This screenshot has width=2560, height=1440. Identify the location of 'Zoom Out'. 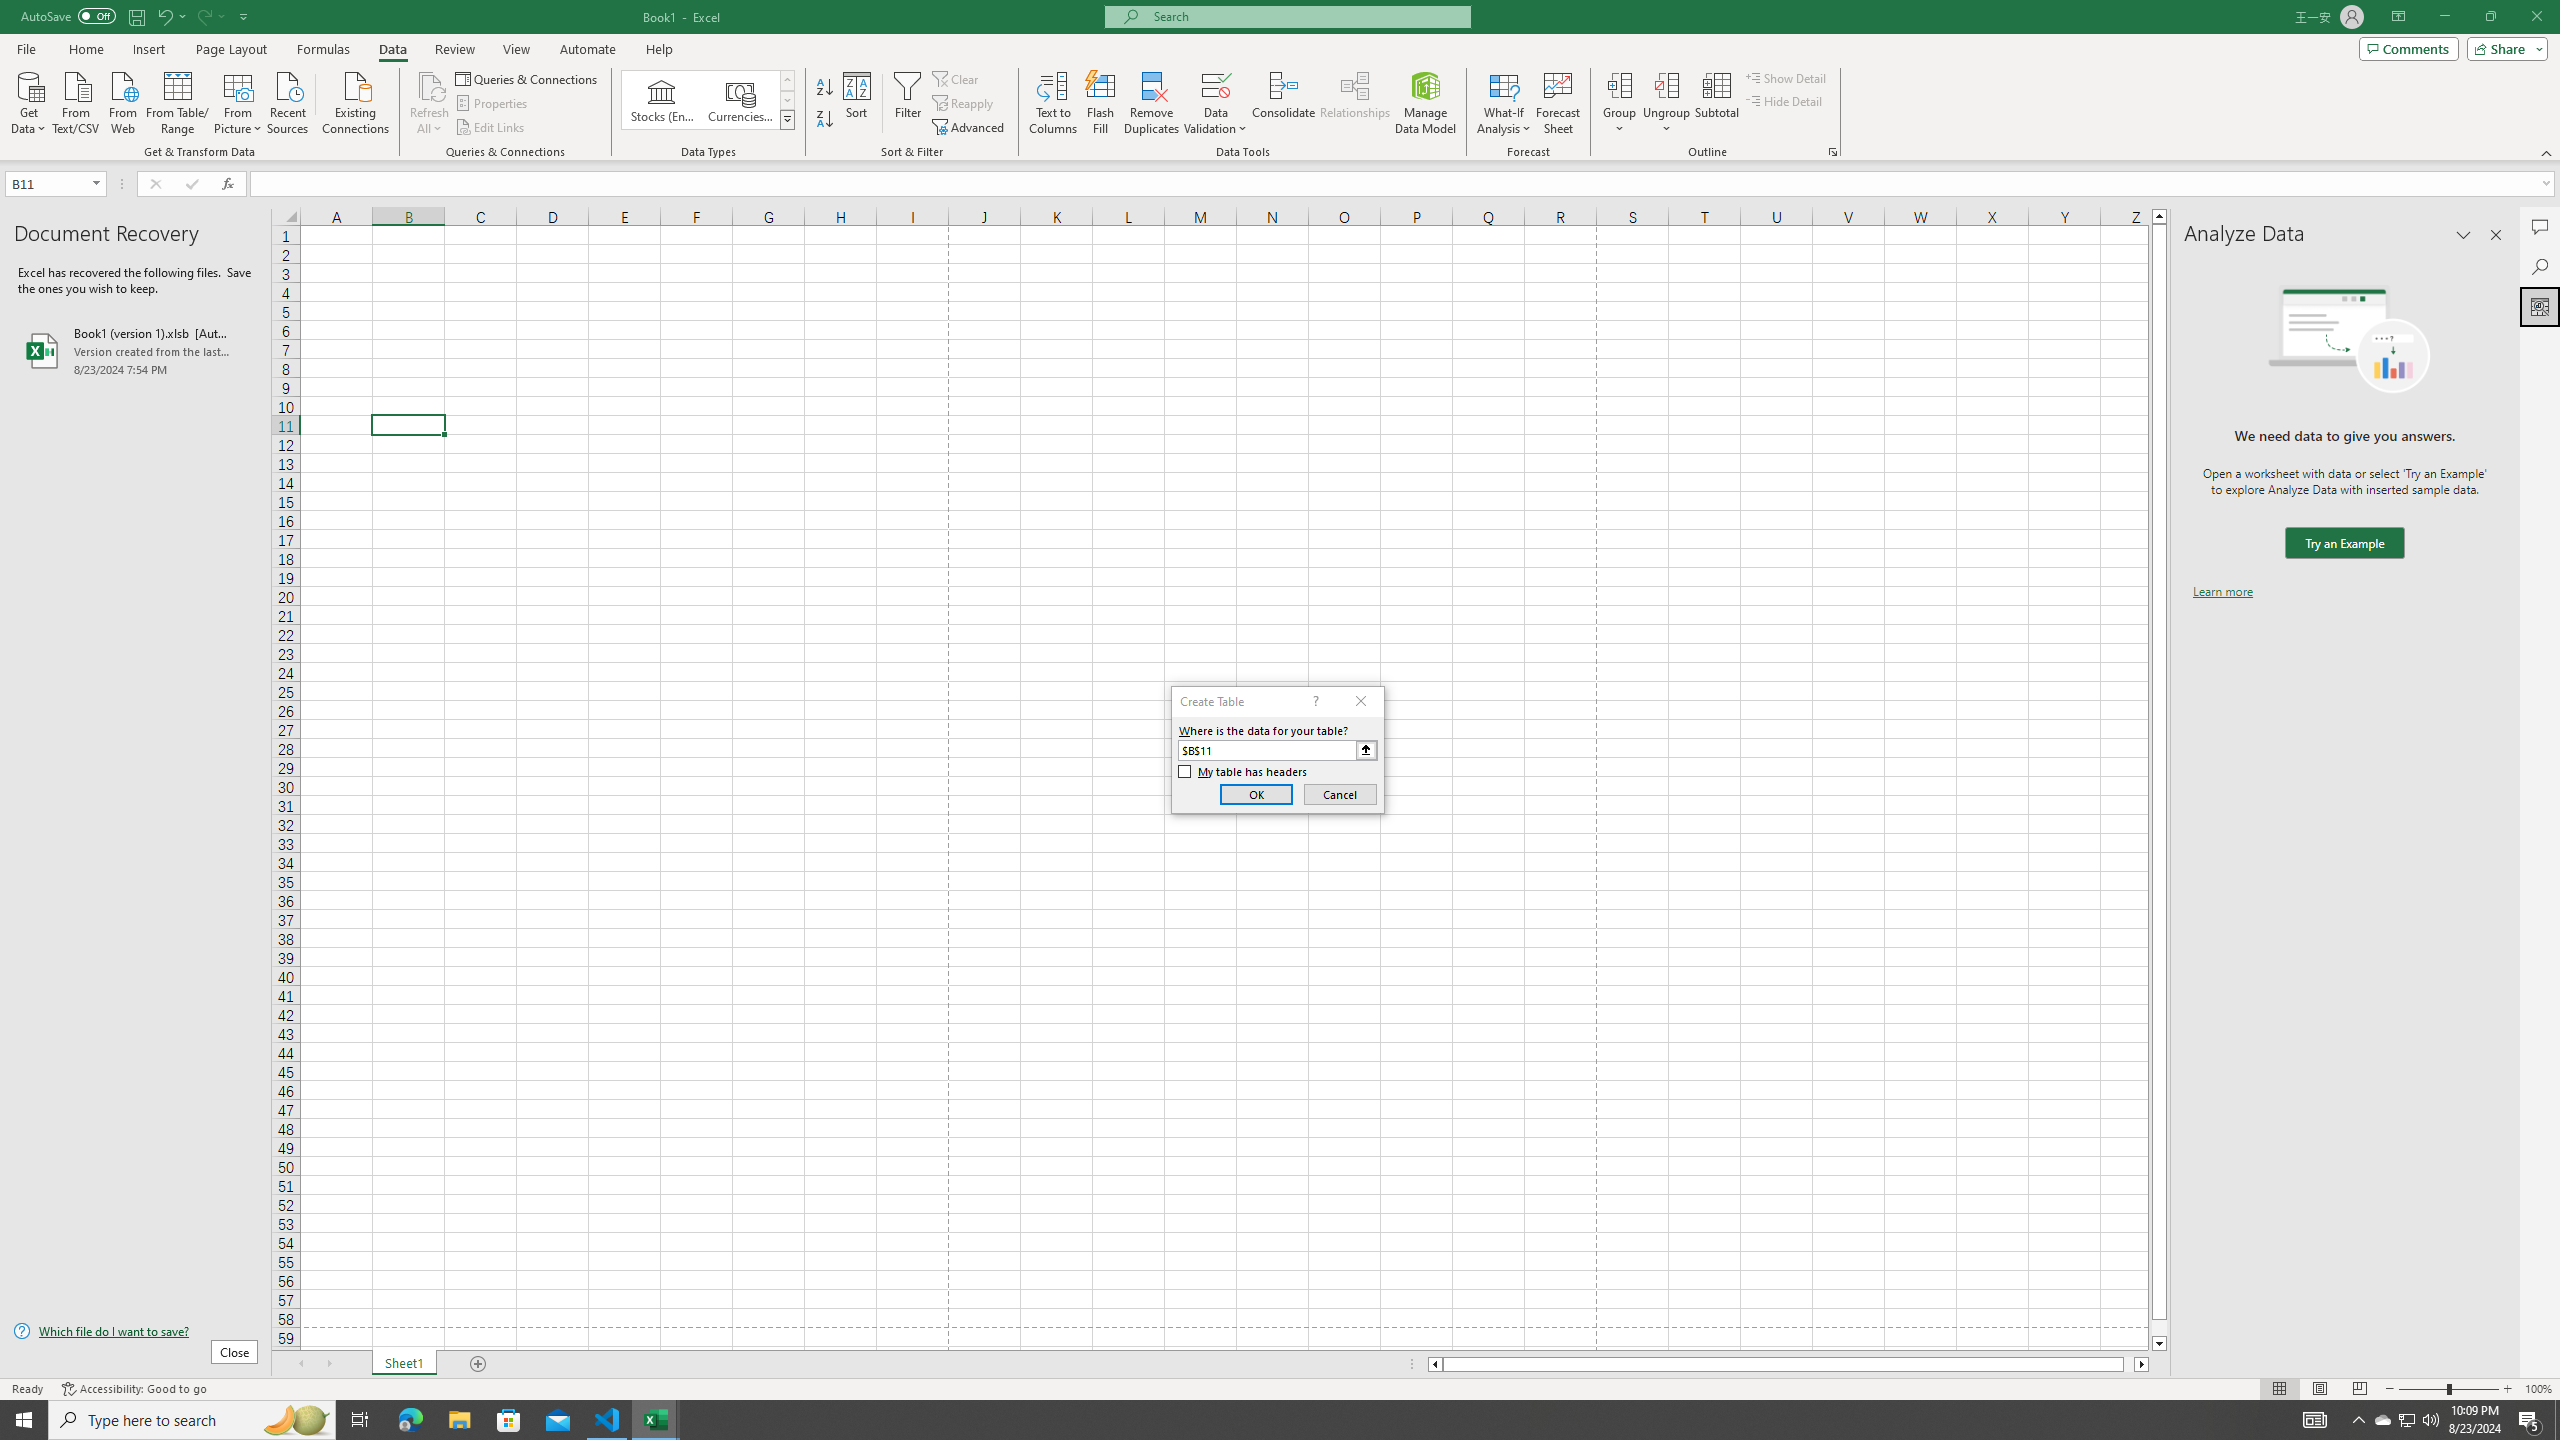
(2422, 1389).